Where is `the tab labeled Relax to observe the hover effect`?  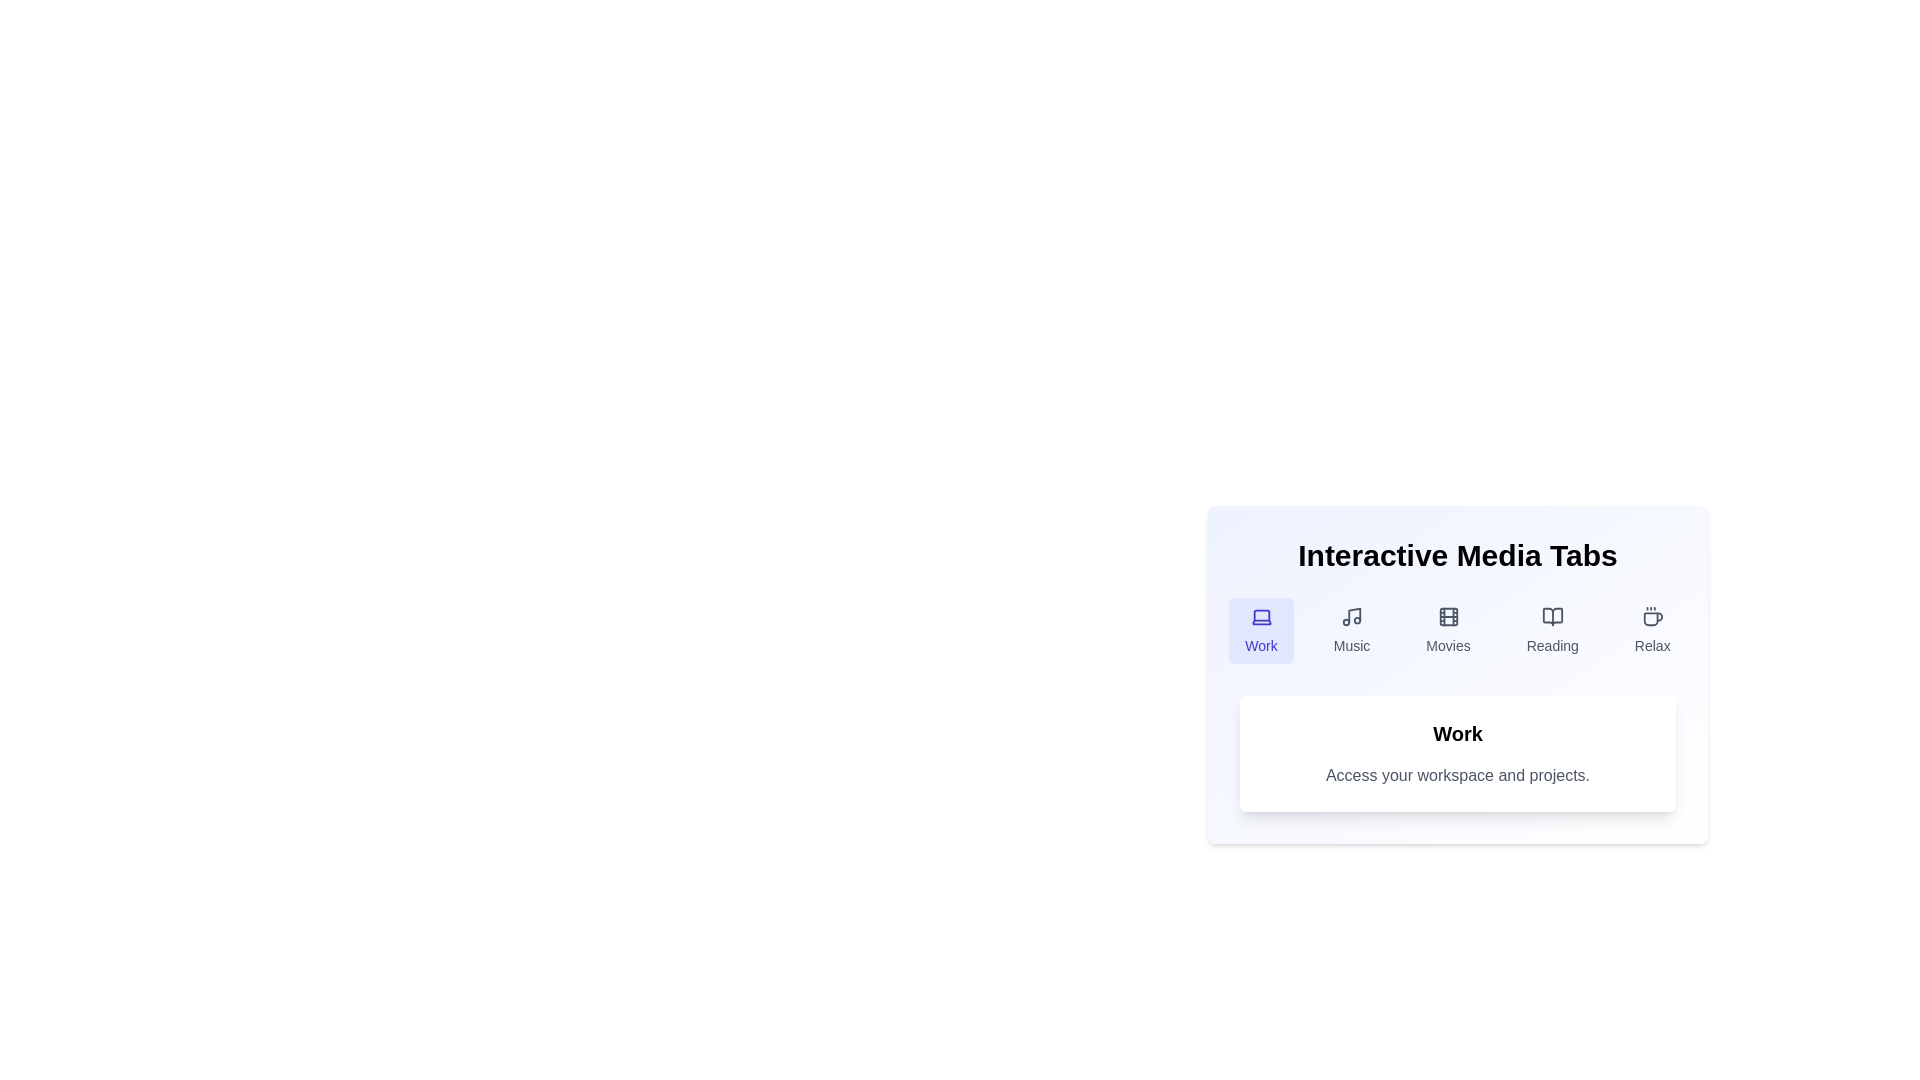
the tab labeled Relax to observe the hover effect is located at coordinates (1652, 631).